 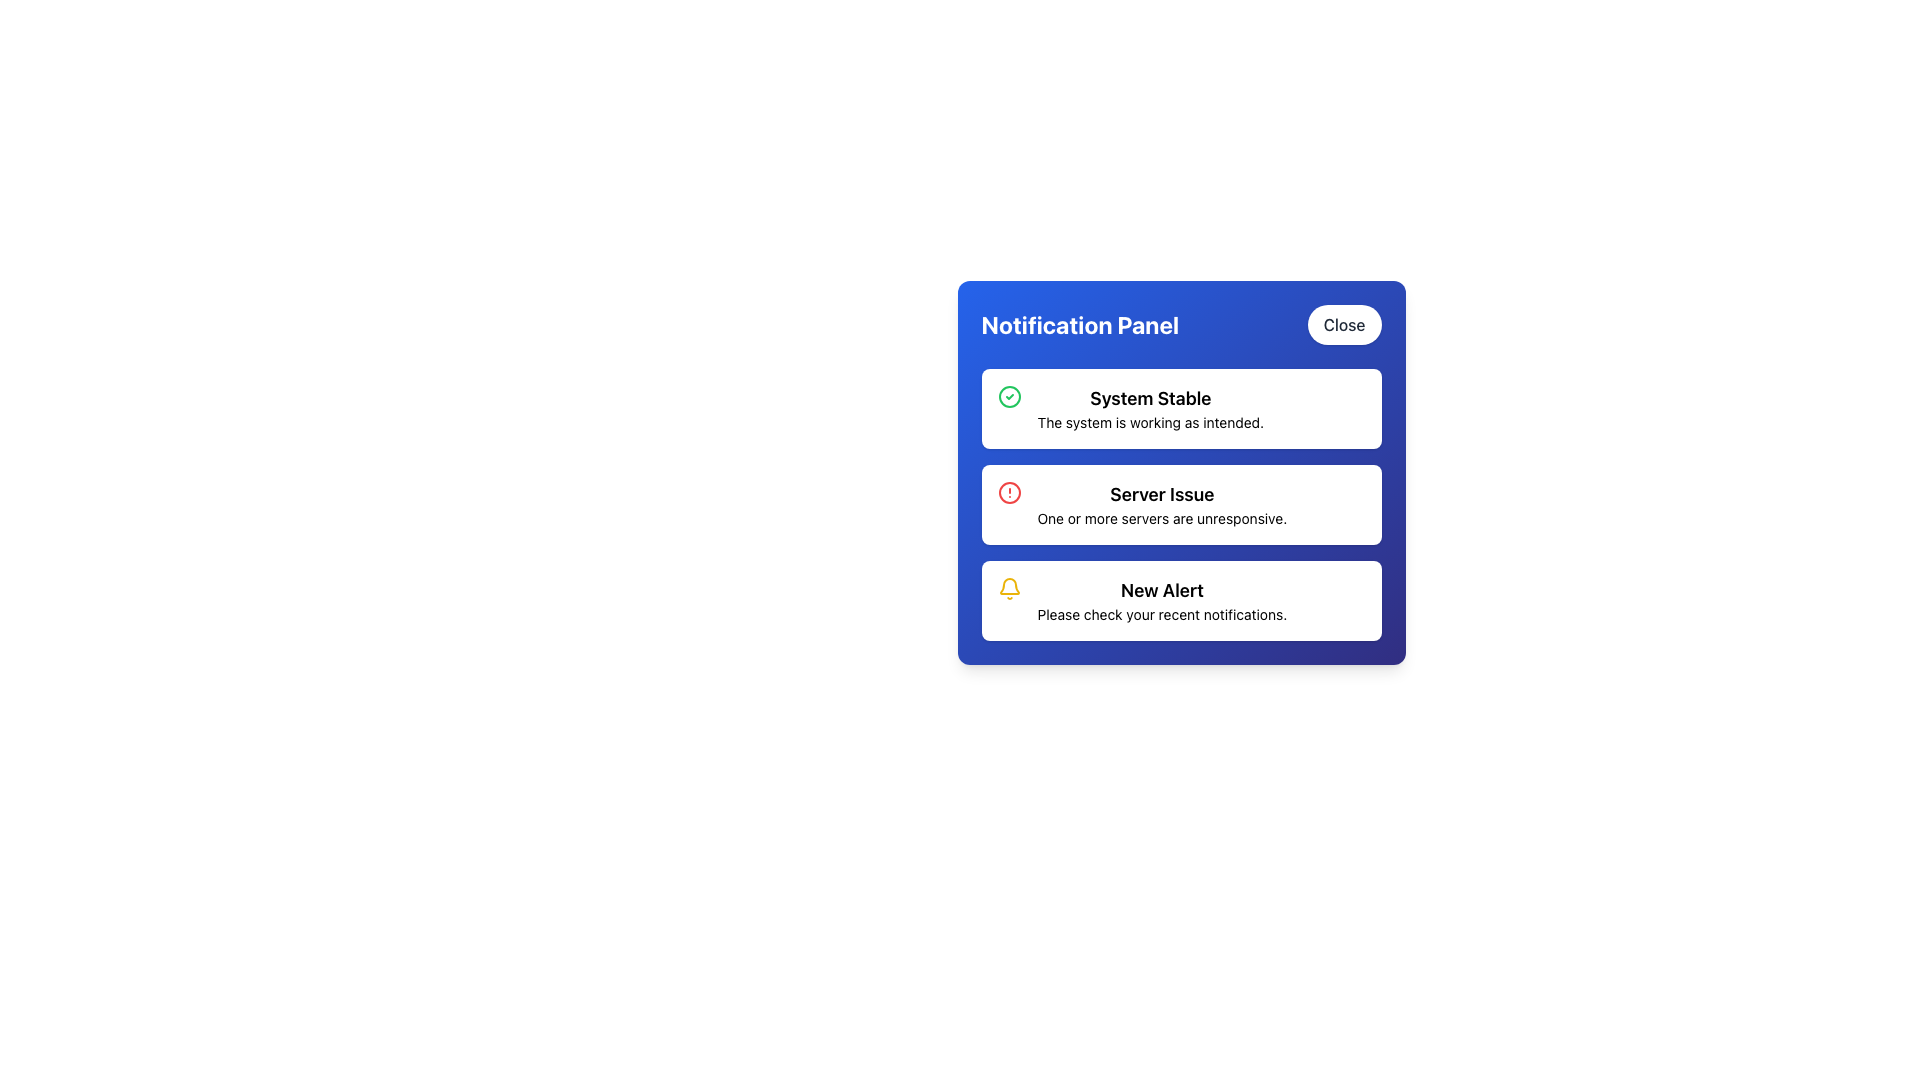 What do you see at coordinates (1150, 422) in the screenshot?
I see `displayed text from the supplementary information label located directly below the 'System Stable' header in the notification panel` at bounding box center [1150, 422].